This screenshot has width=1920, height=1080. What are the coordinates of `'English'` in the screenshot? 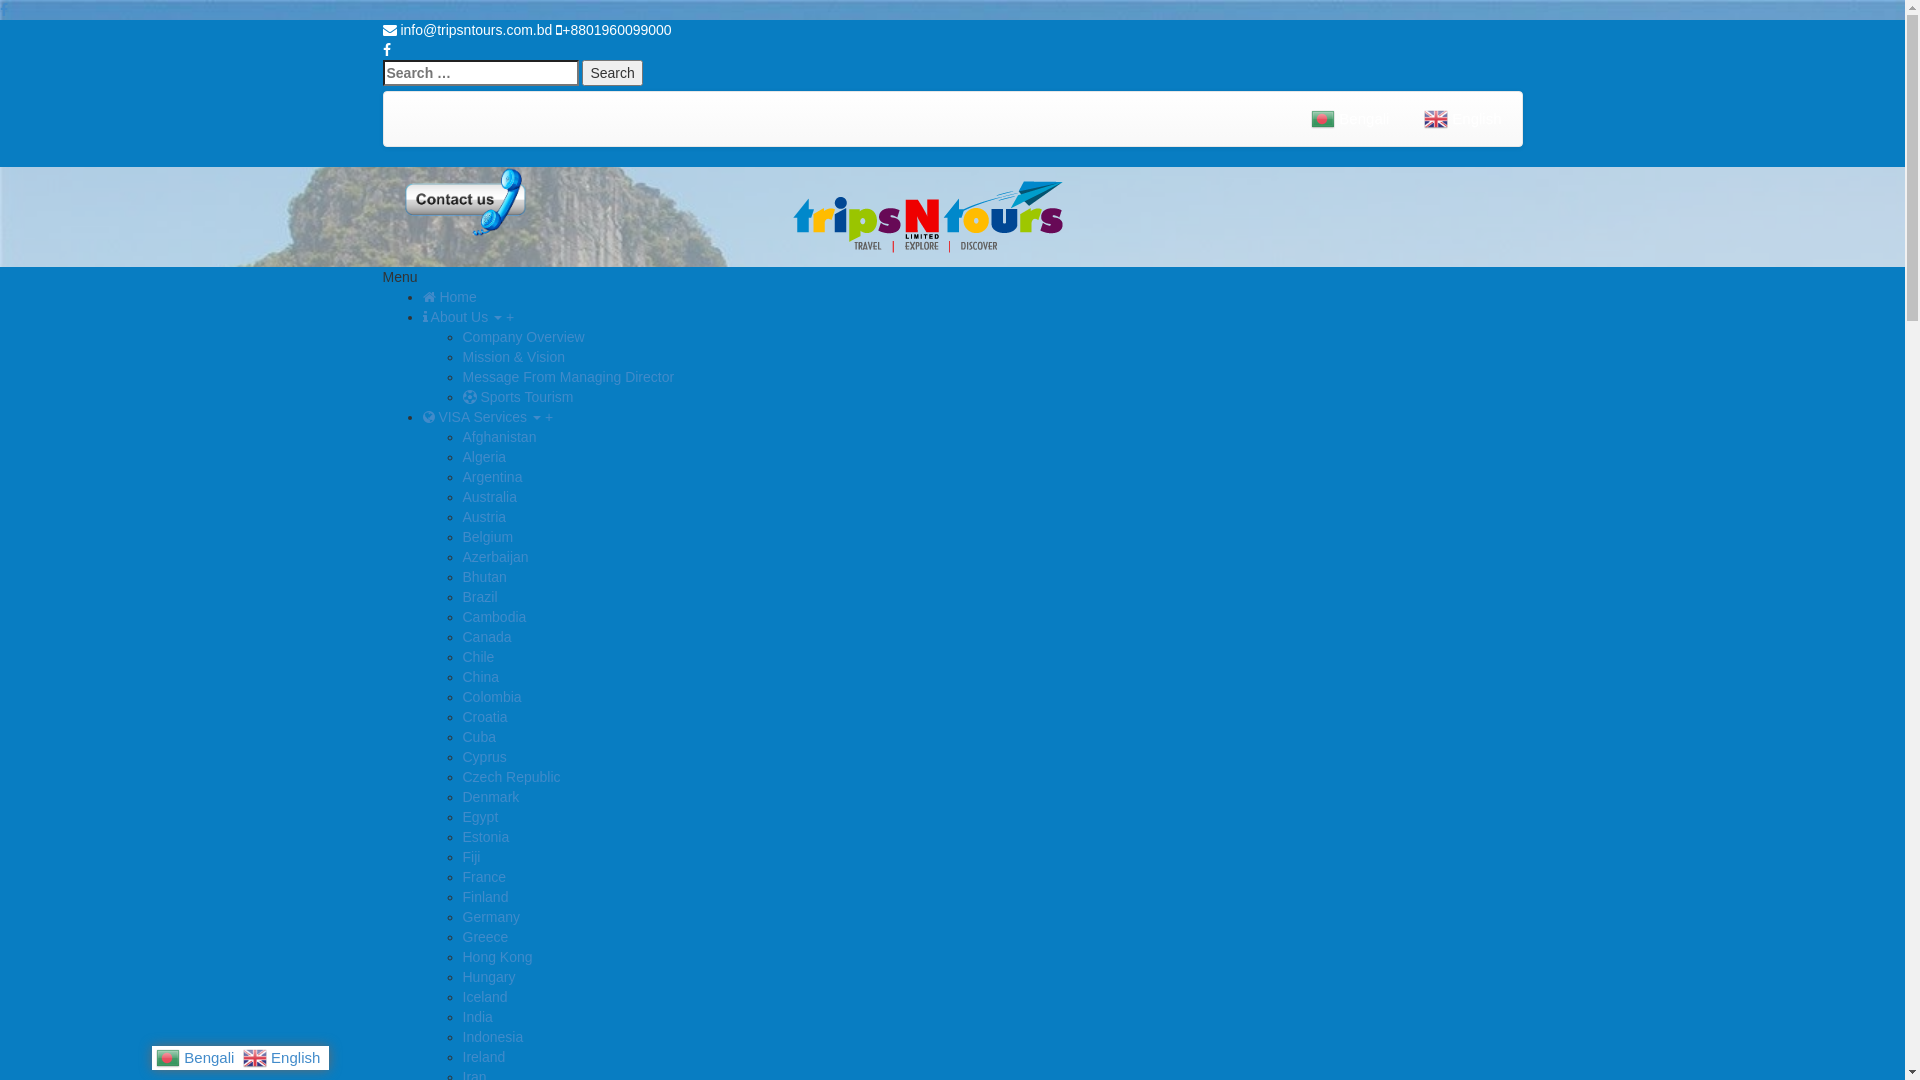 It's located at (1464, 119).